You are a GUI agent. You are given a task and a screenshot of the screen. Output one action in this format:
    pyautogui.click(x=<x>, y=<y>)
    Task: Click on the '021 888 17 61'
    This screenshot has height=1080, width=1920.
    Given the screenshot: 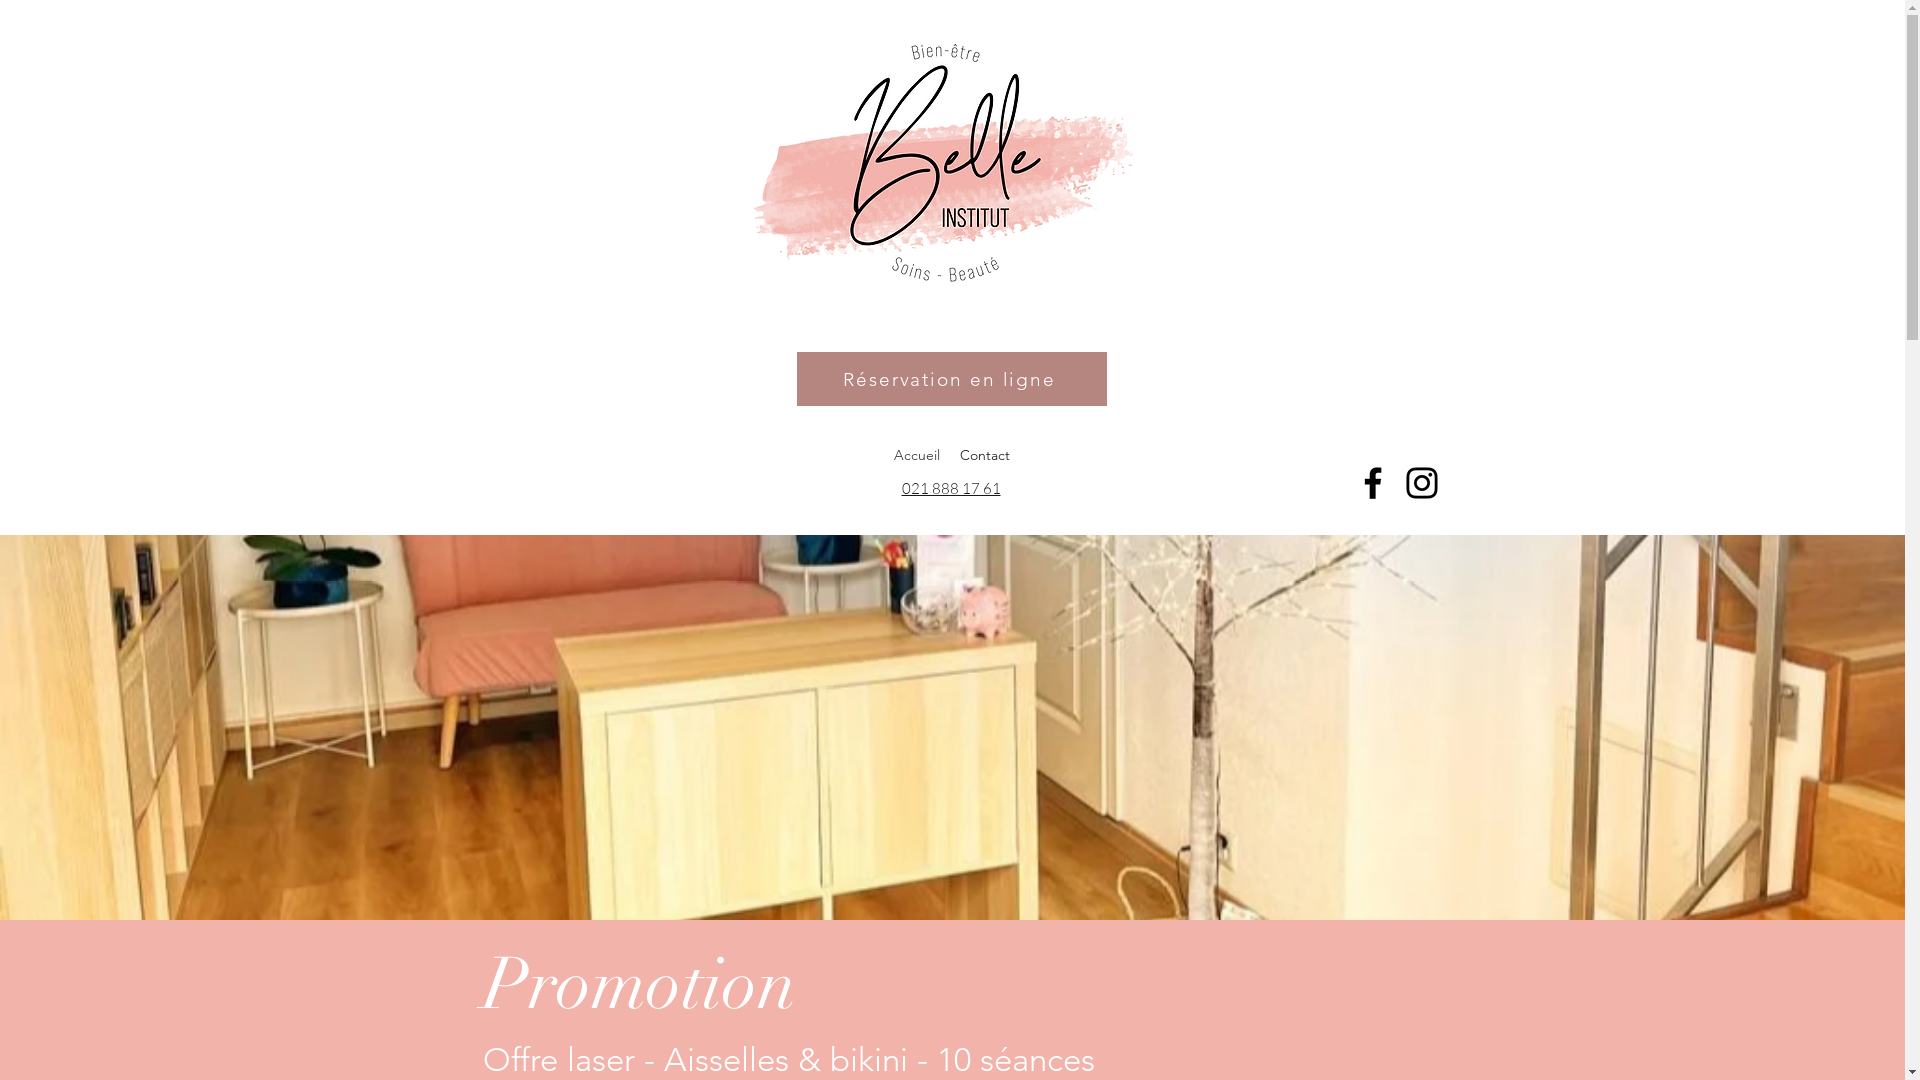 What is the action you would take?
    pyautogui.click(x=950, y=488)
    